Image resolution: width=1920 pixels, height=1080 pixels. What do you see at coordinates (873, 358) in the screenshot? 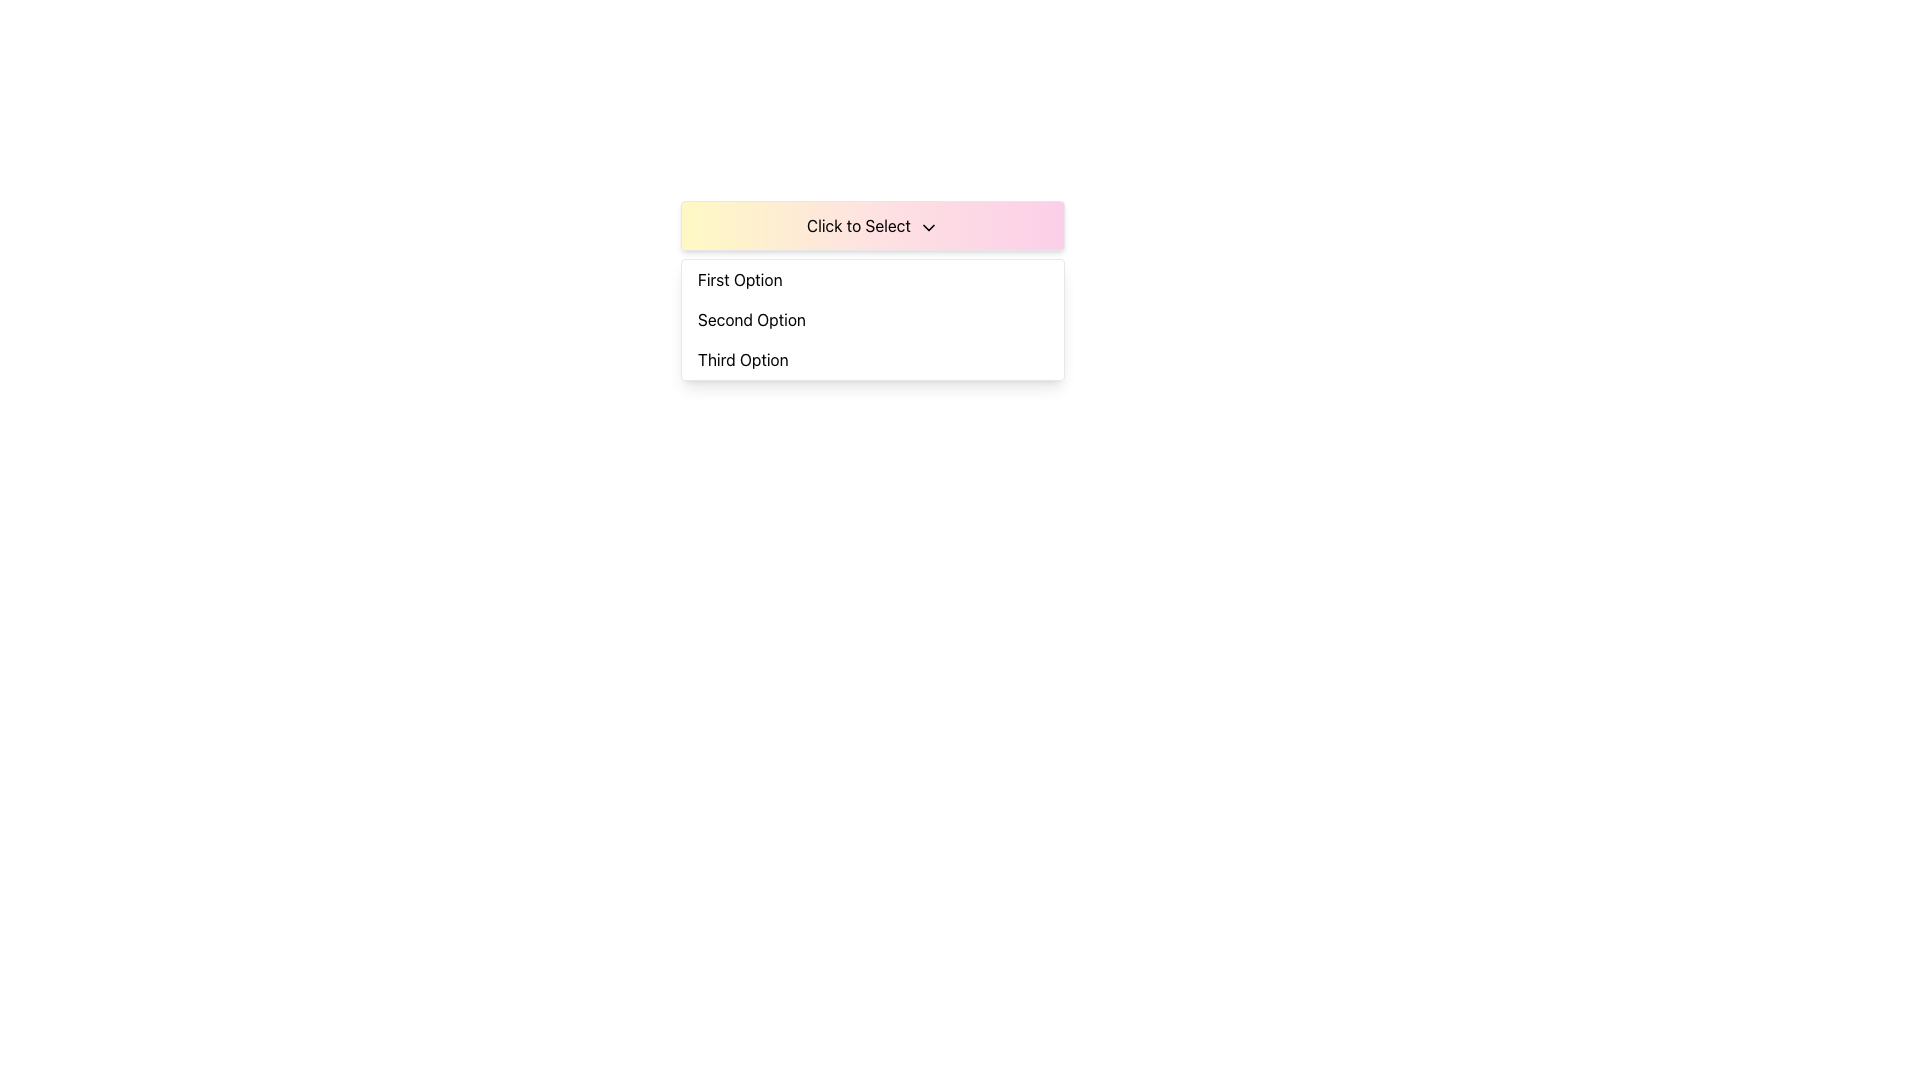
I see `the third item in the dropdown menu, which is positioned below 'Second Option'` at bounding box center [873, 358].